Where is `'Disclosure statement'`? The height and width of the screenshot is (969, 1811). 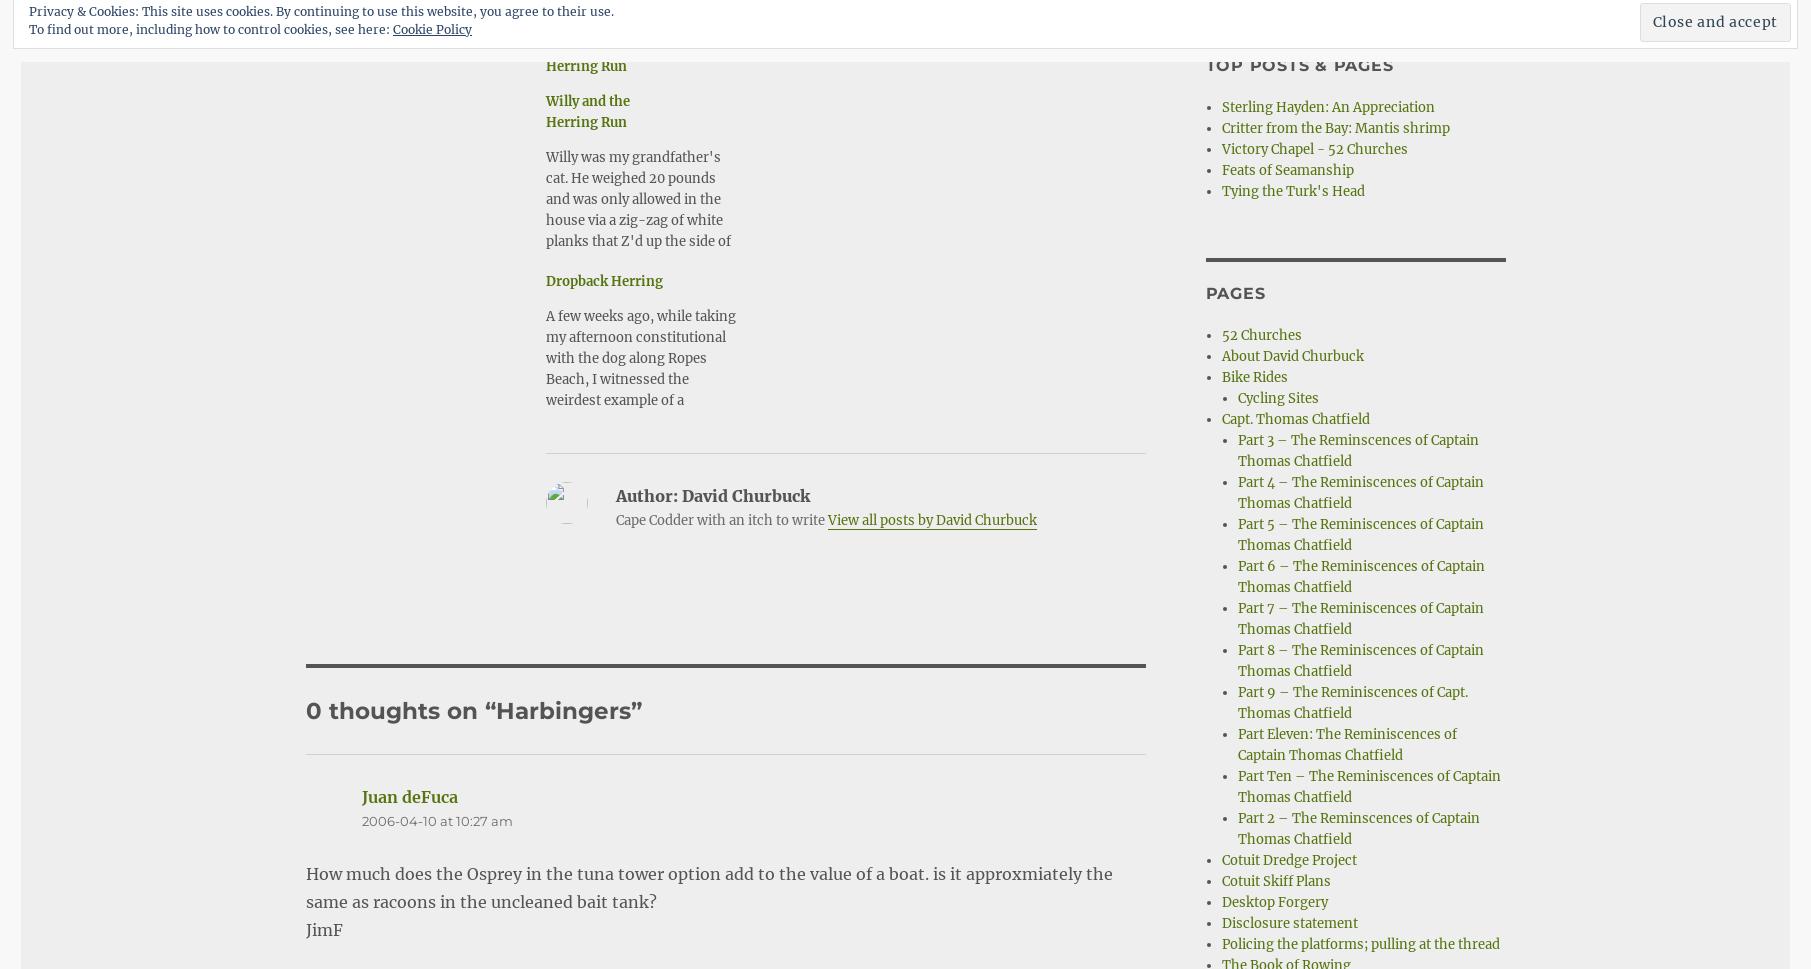 'Disclosure statement' is located at coordinates (1289, 923).